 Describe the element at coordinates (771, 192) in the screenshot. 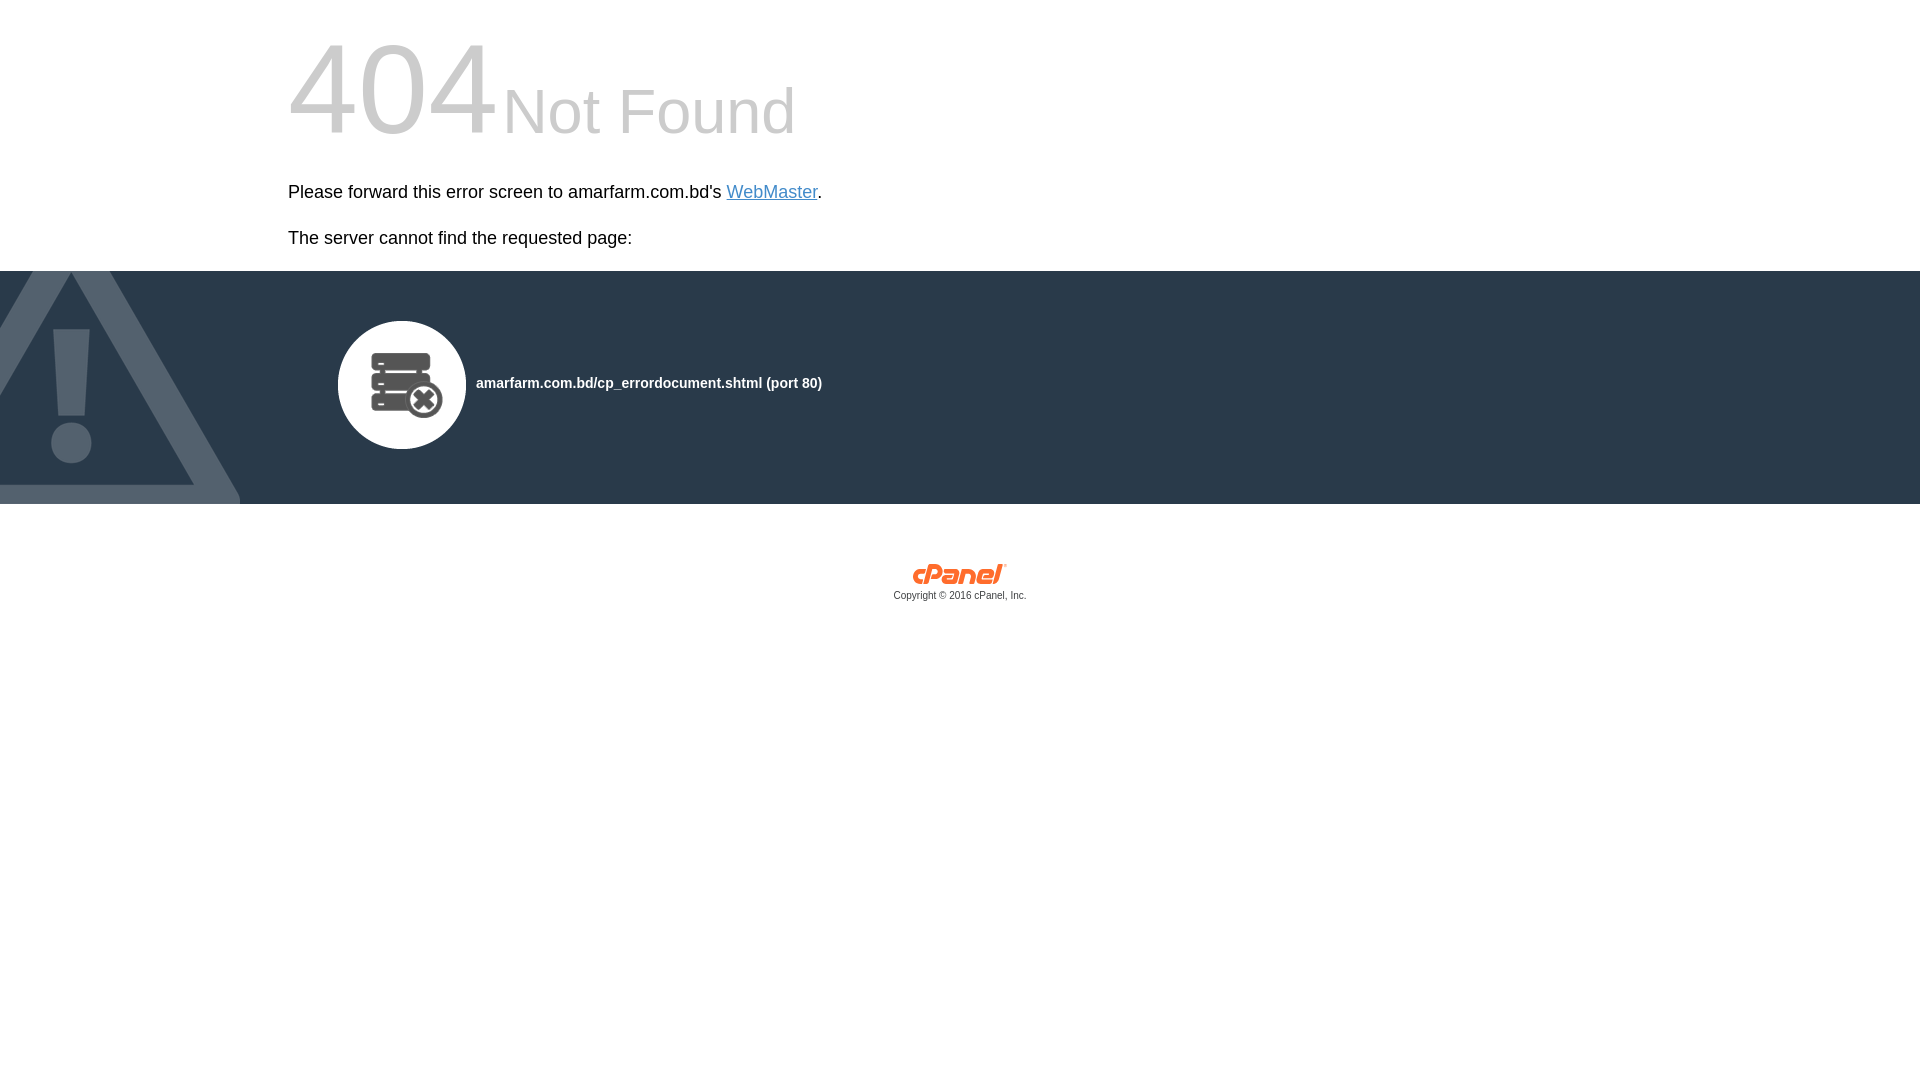

I see `'WebMaster'` at that location.